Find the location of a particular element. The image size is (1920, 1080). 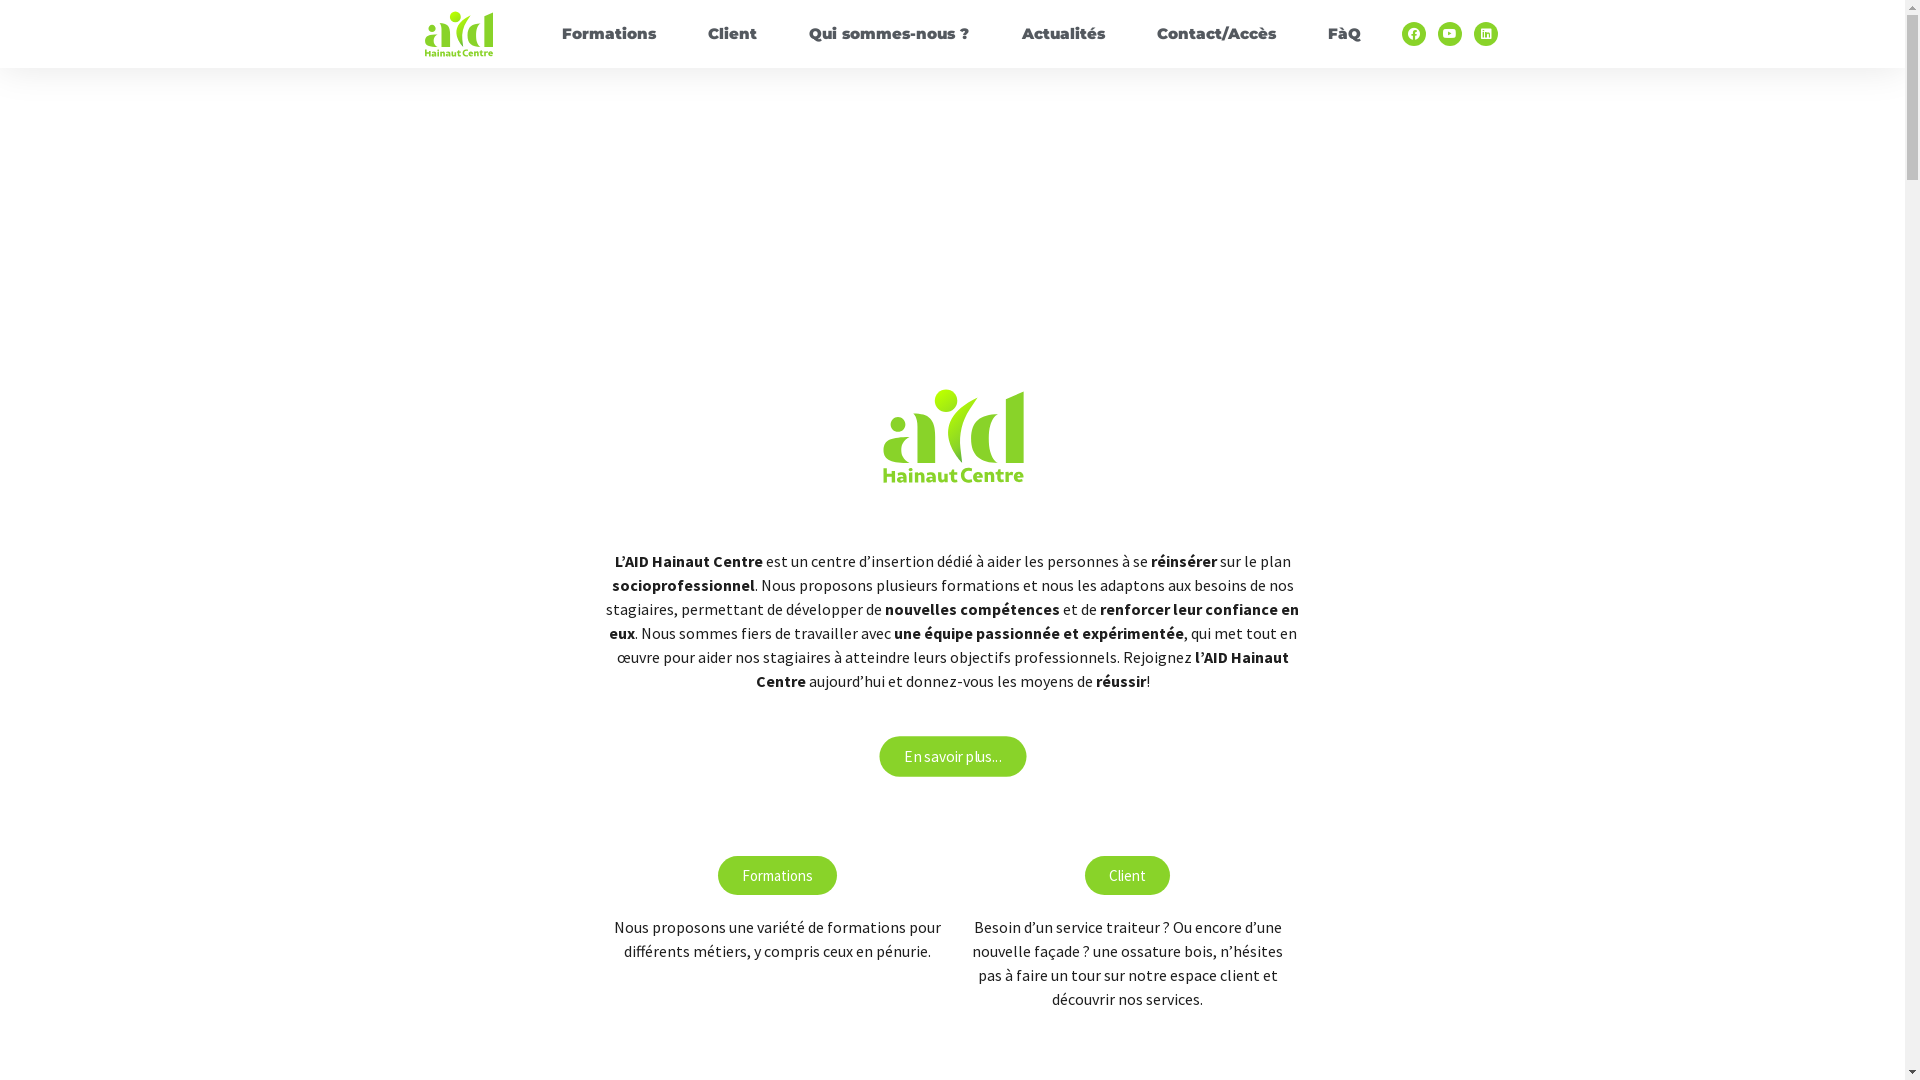

'En savoir plus...' is located at coordinates (949, 755).